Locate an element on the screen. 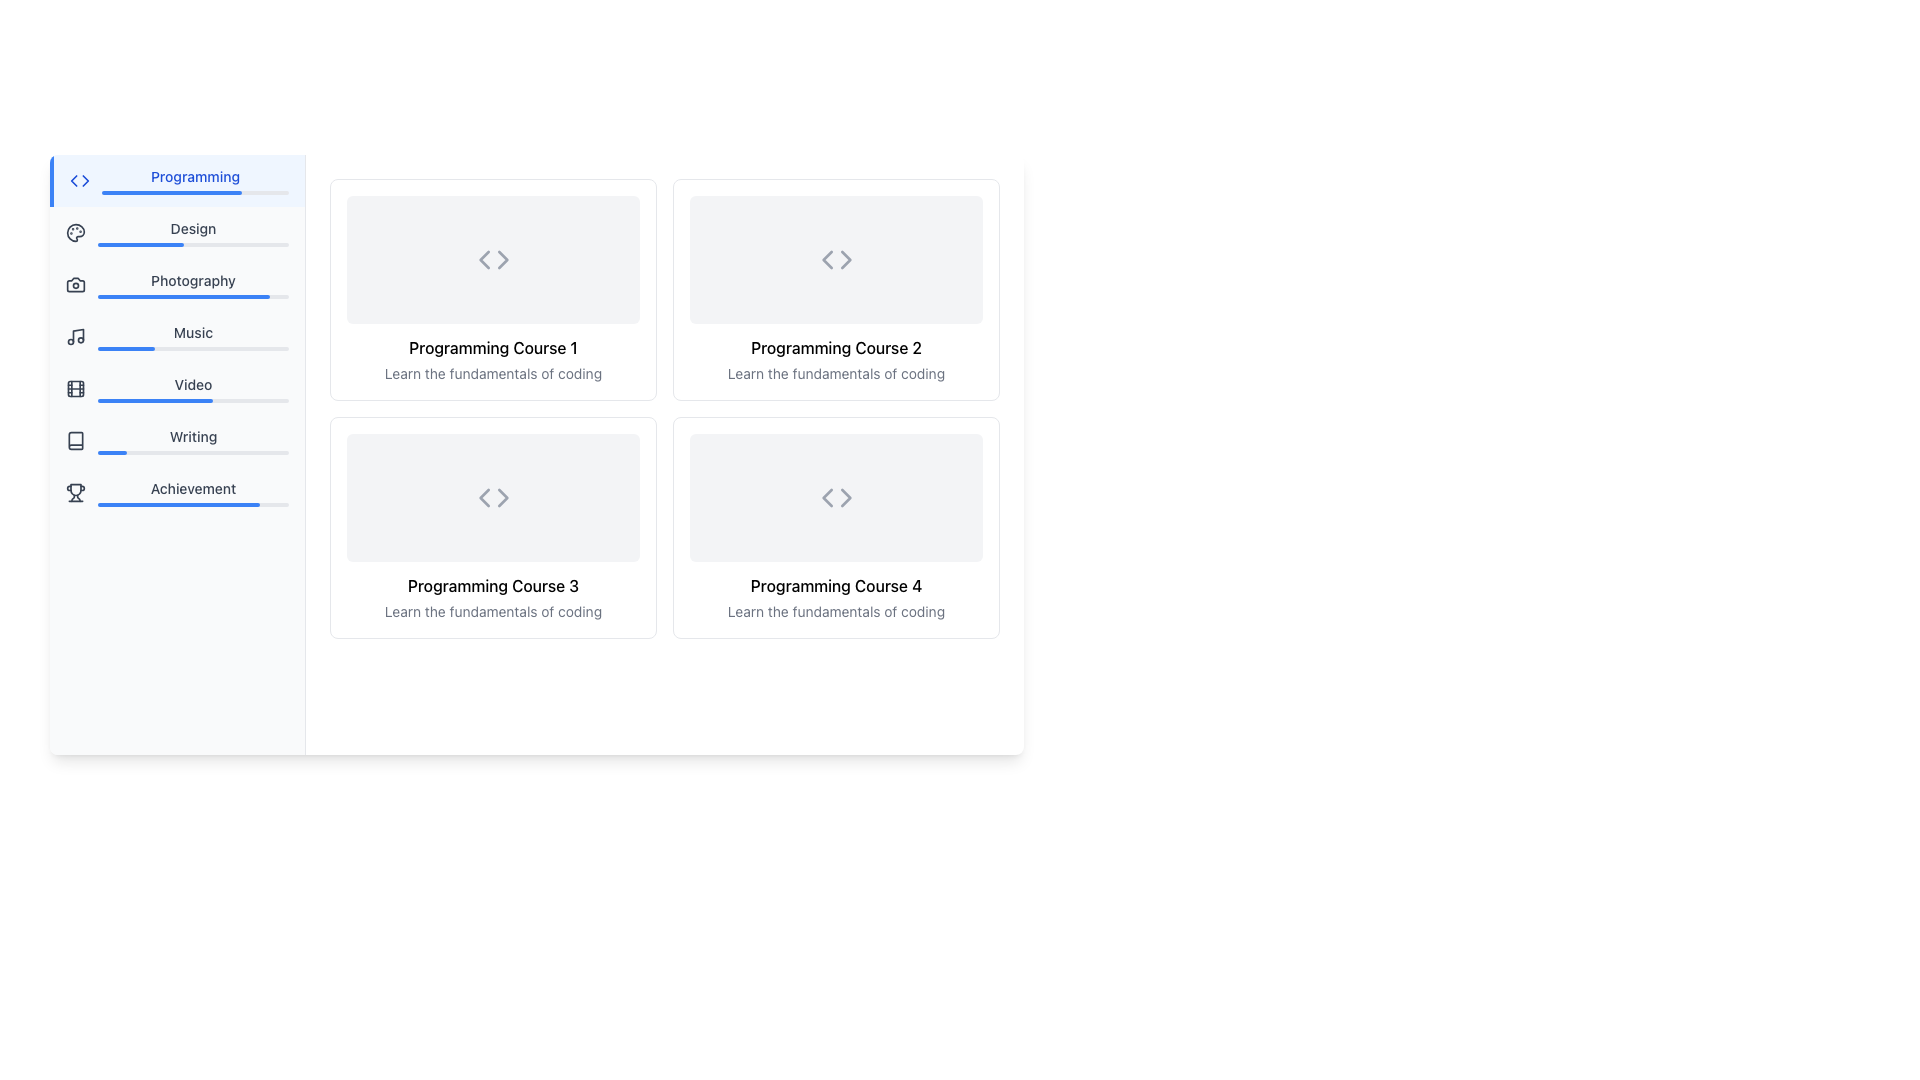 The width and height of the screenshot is (1920, 1080). the informational card representing the second course in the top-right position of the 2x2 grid is located at coordinates (836, 289).